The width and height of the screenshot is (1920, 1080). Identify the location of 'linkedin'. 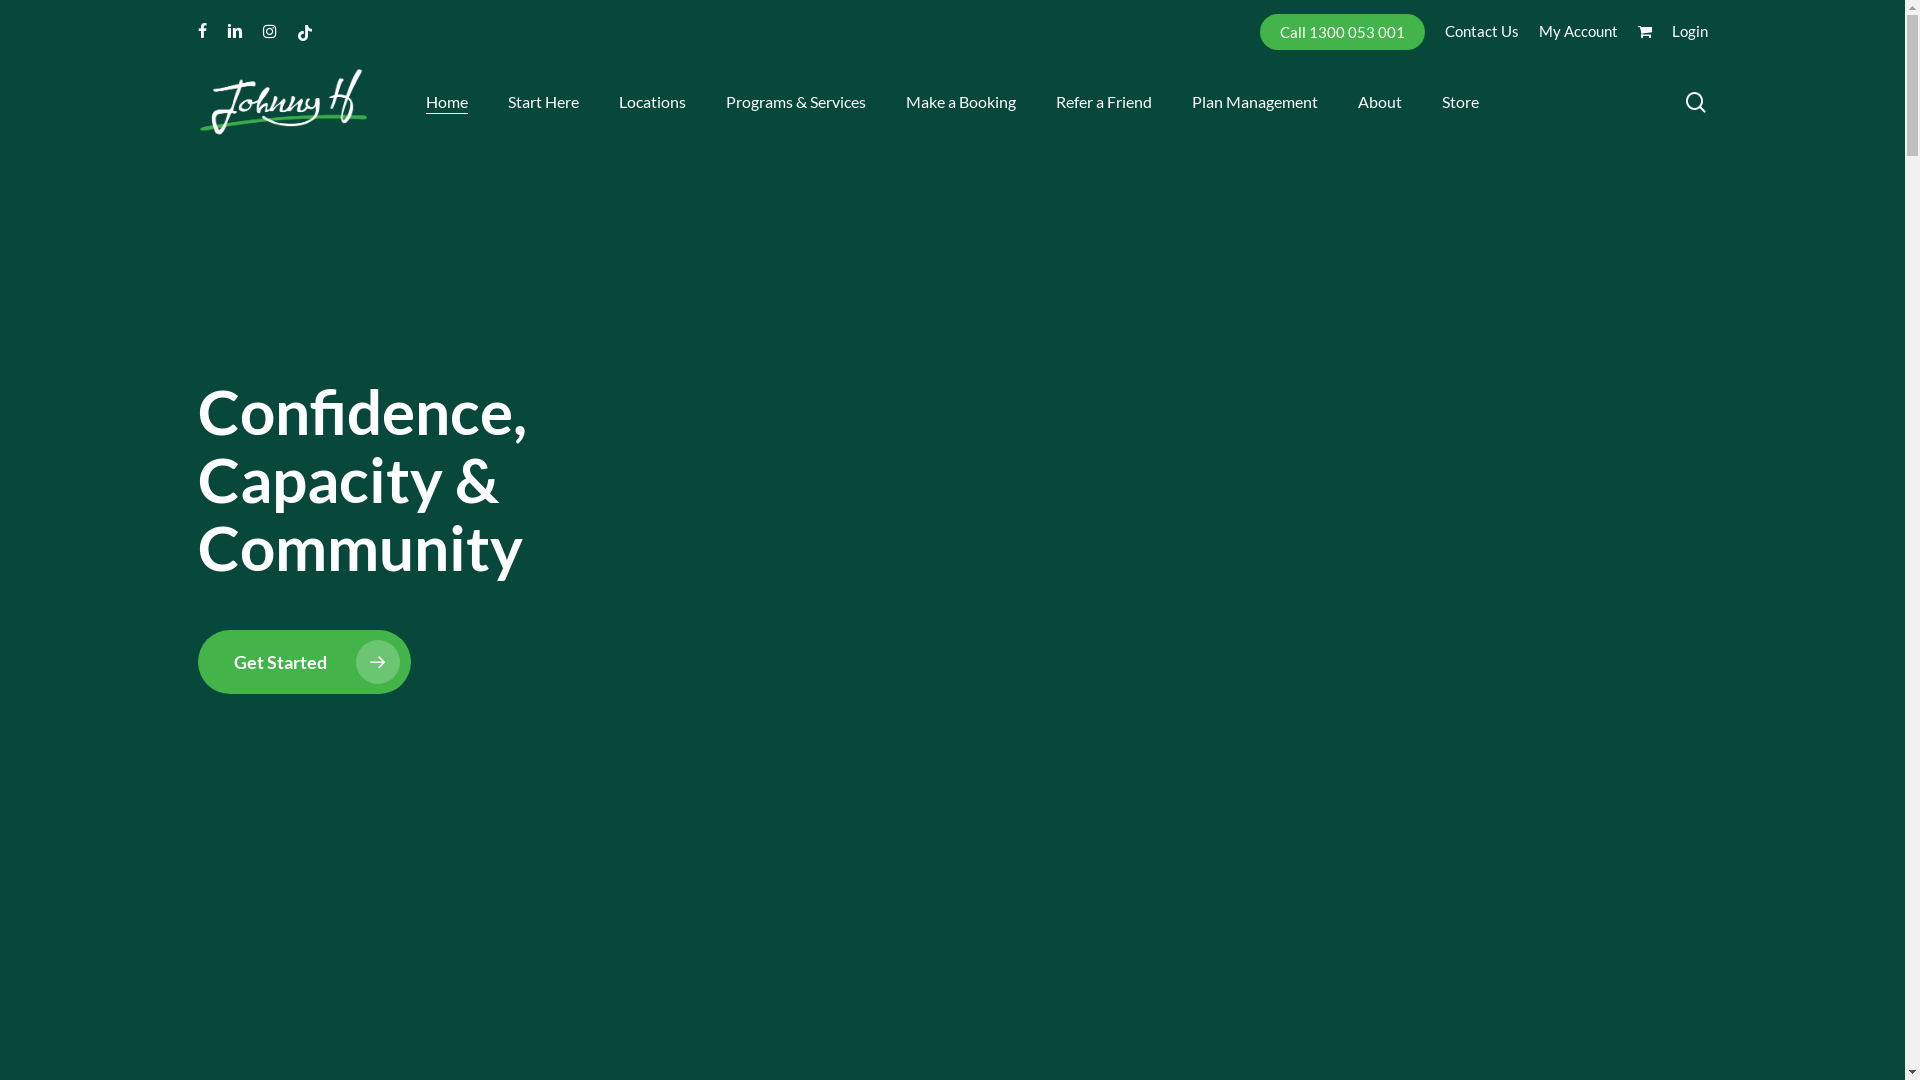
(234, 30).